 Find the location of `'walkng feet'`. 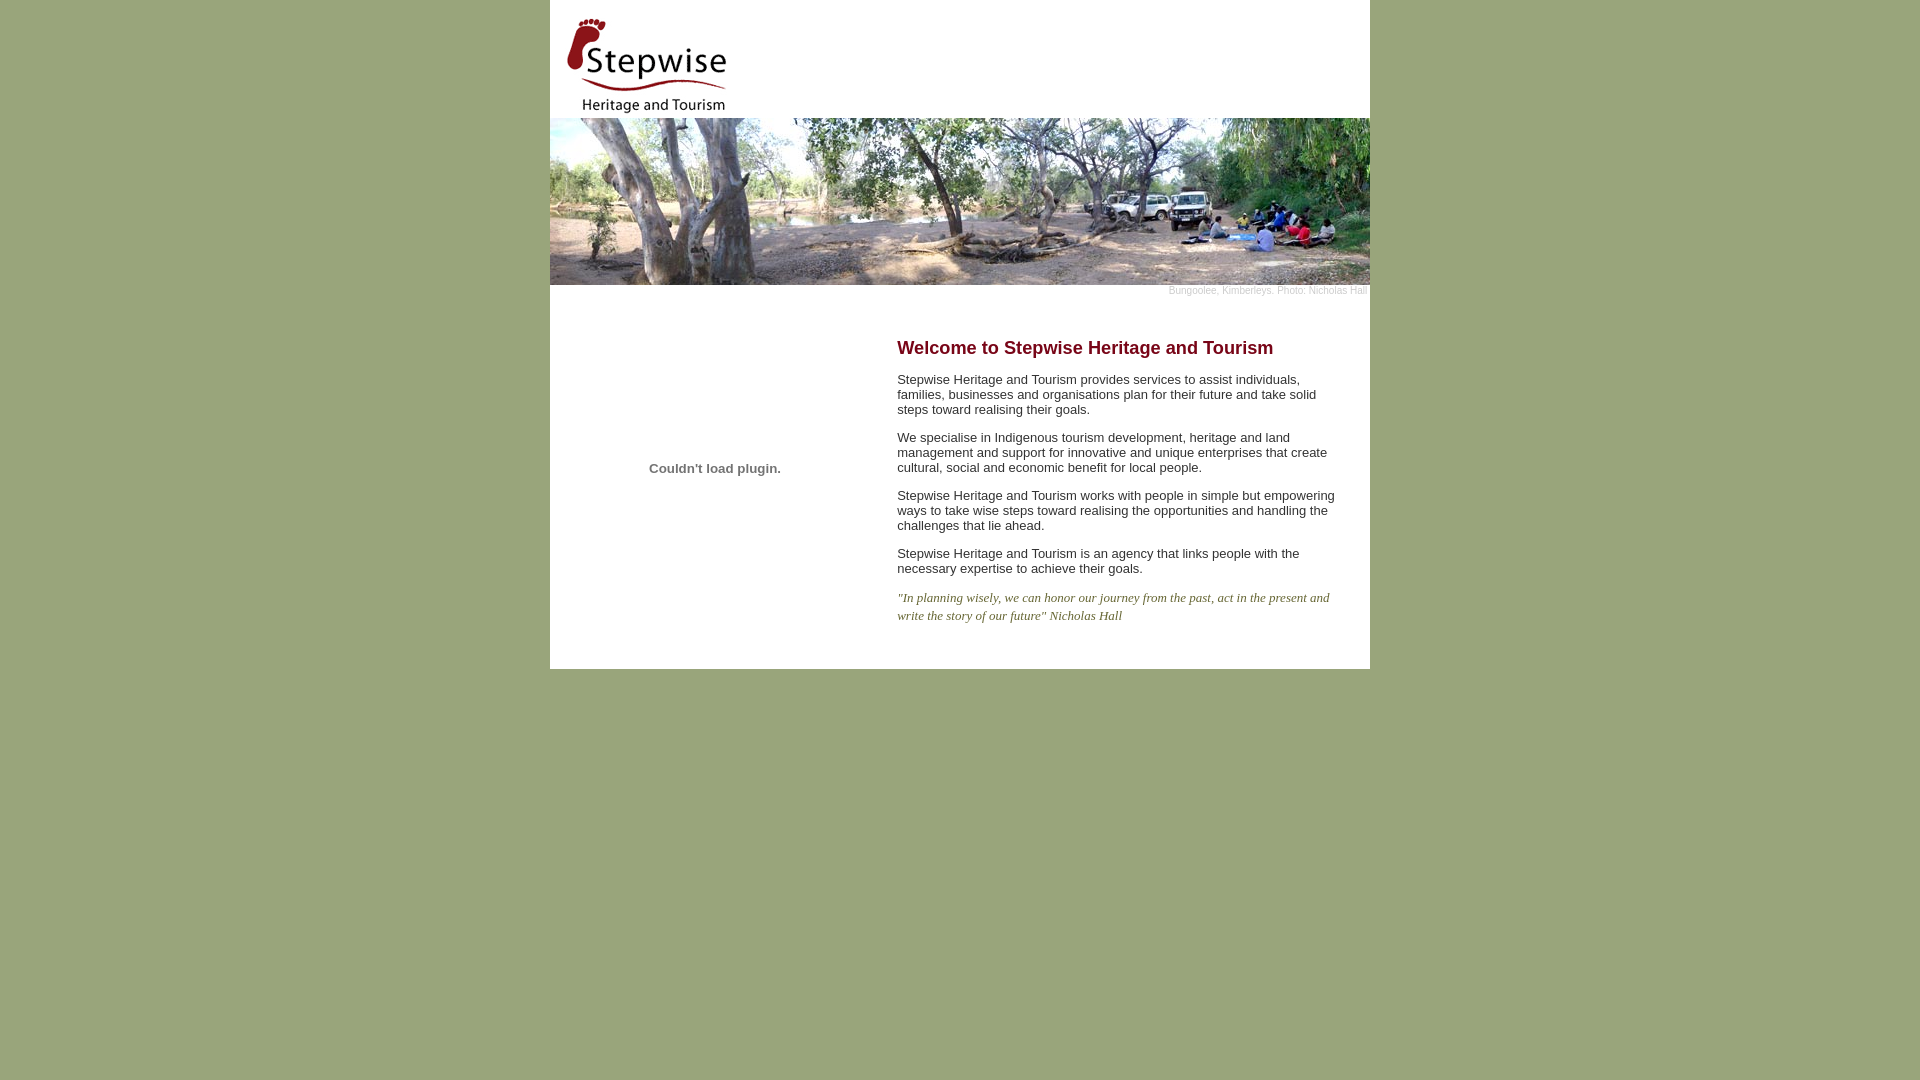

'walkng feet' is located at coordinates (715, 468).